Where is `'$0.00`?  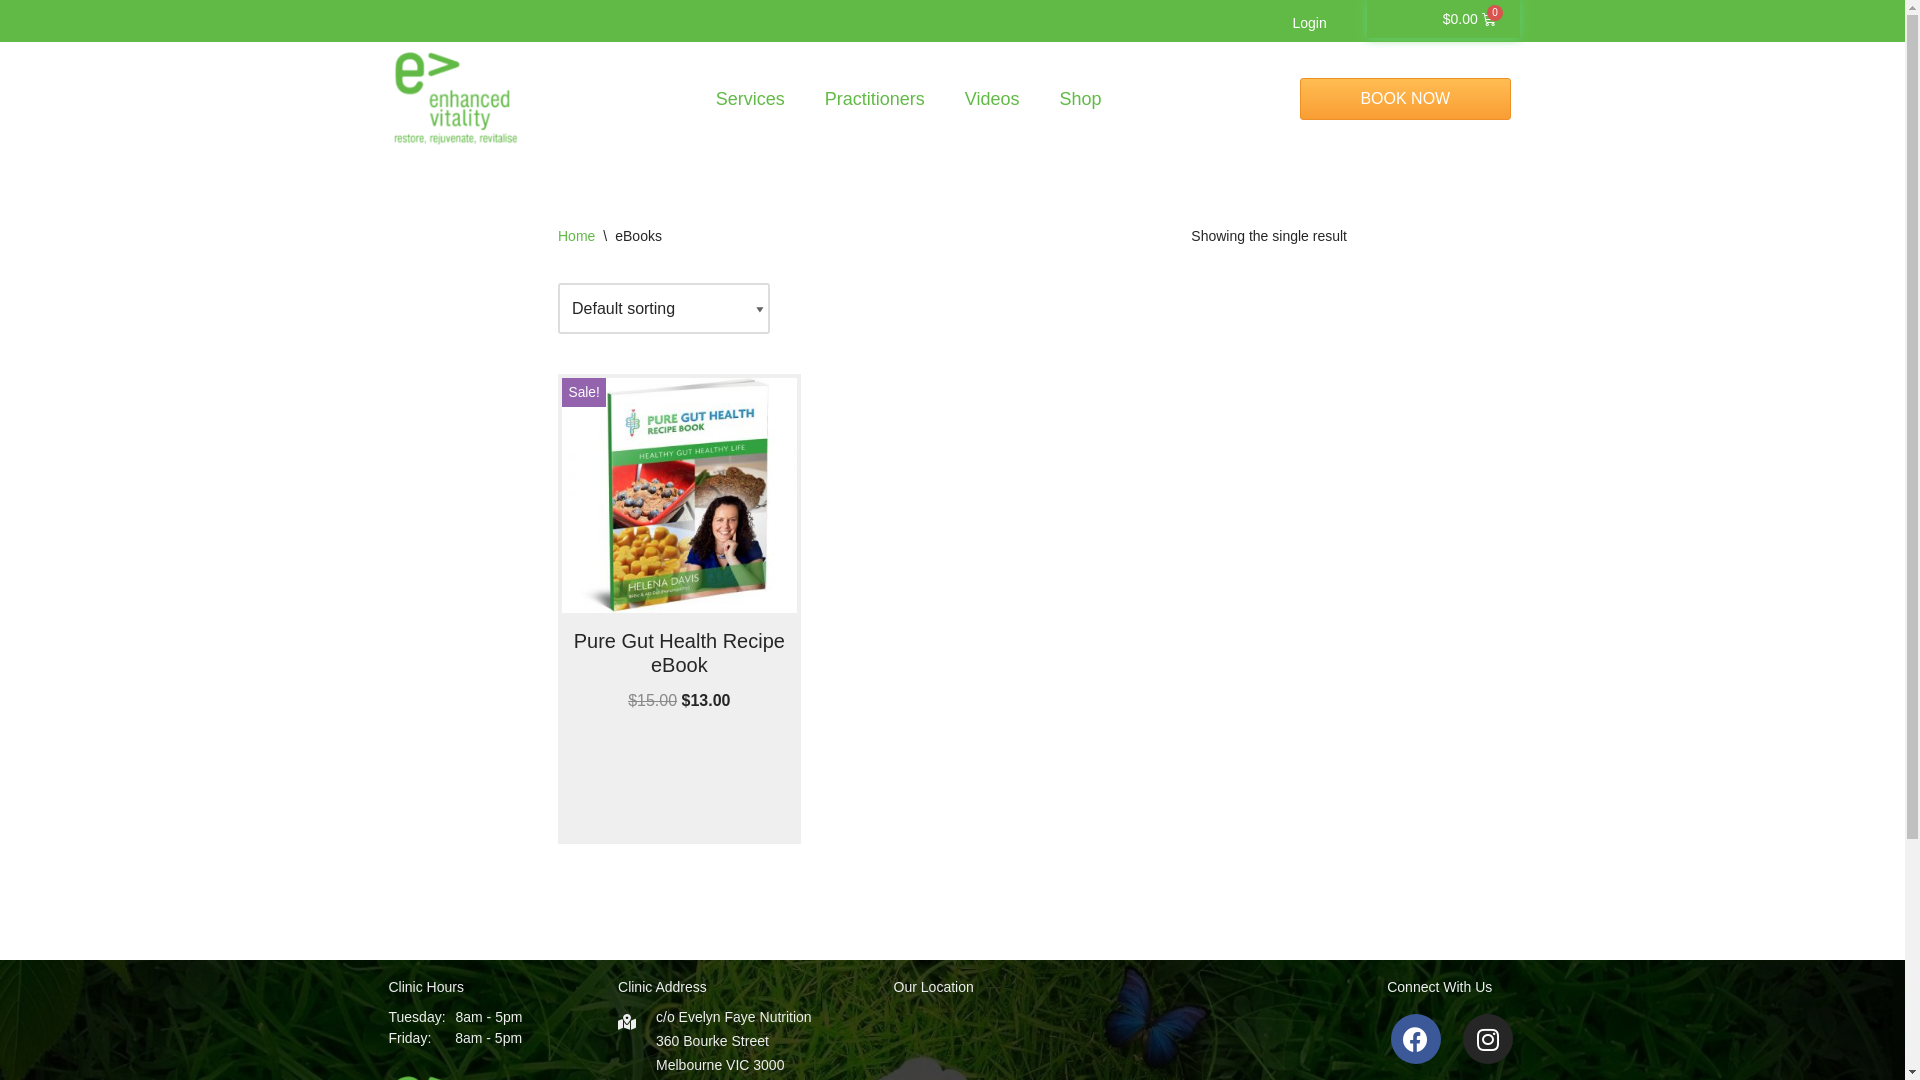 '$0.00 is located at coordinates (1469, 19).